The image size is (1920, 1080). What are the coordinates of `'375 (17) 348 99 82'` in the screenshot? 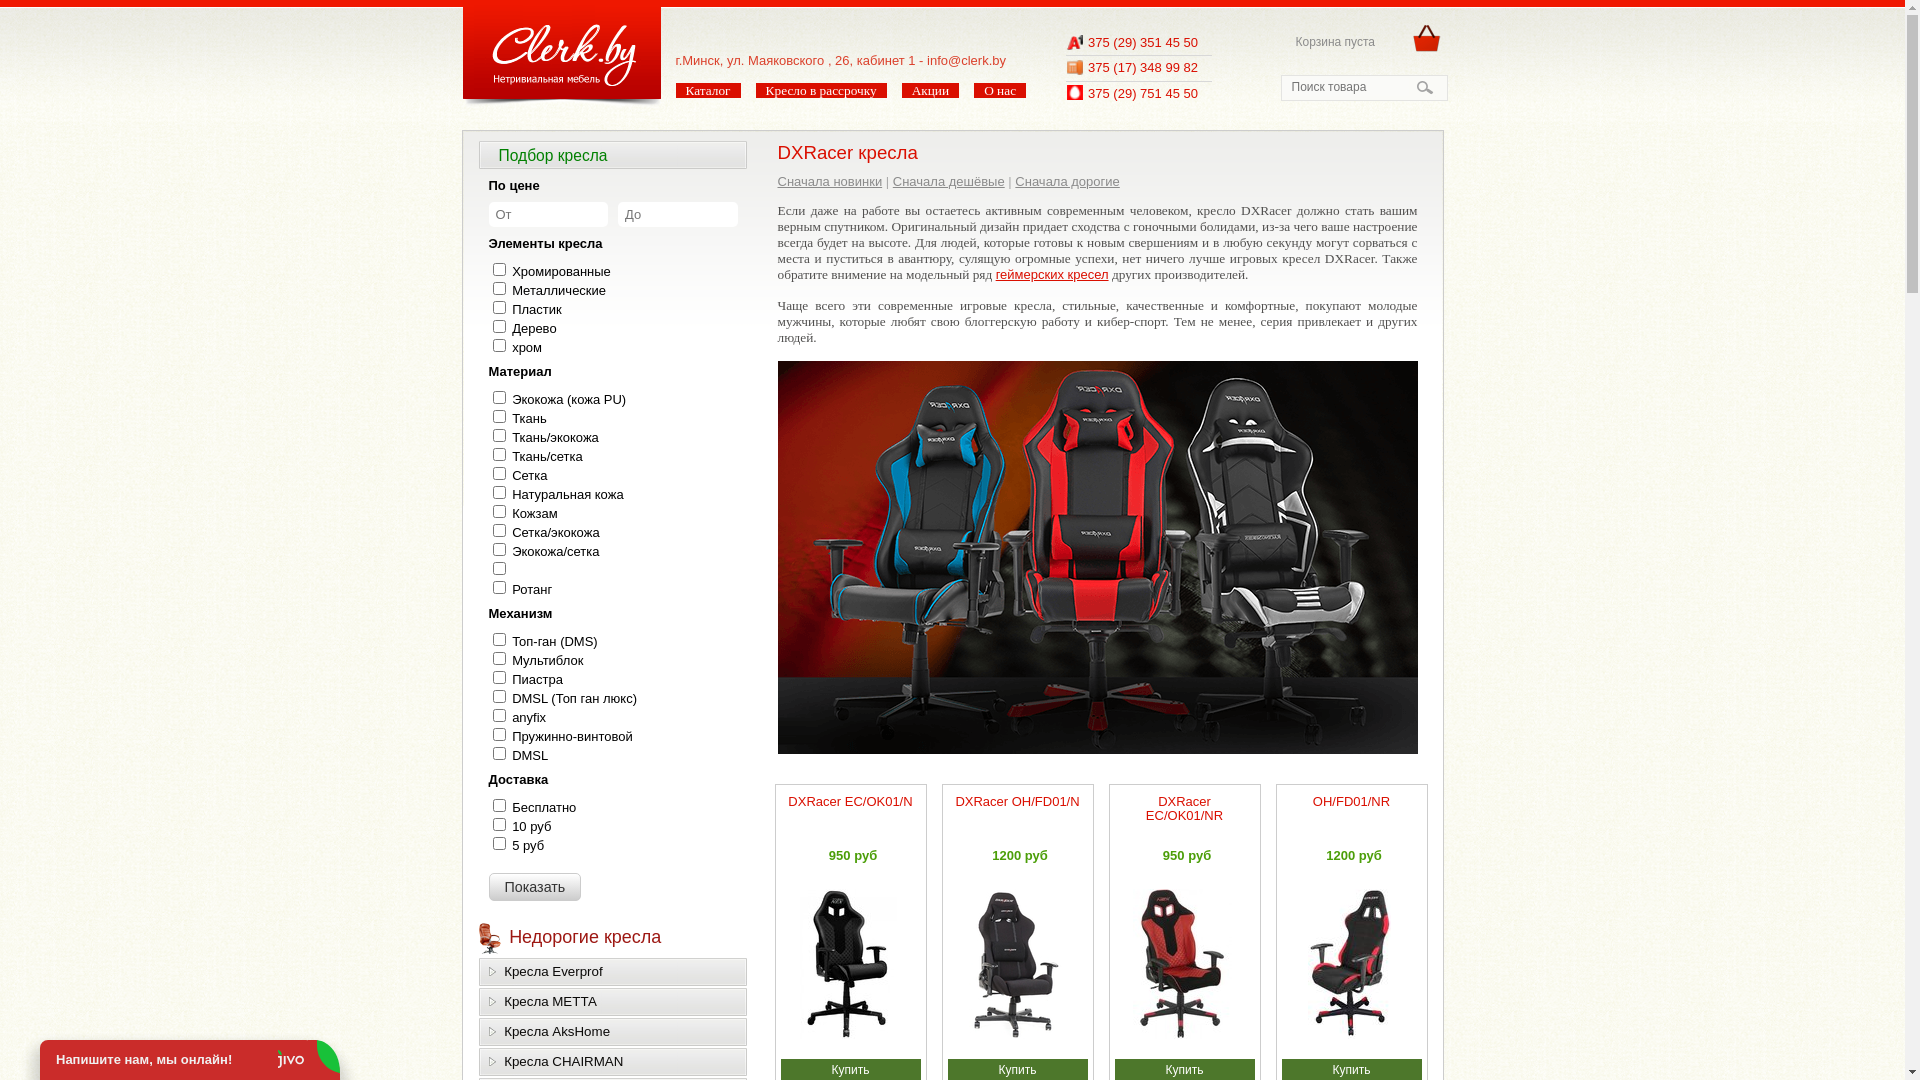 It's located at (1142, 66).